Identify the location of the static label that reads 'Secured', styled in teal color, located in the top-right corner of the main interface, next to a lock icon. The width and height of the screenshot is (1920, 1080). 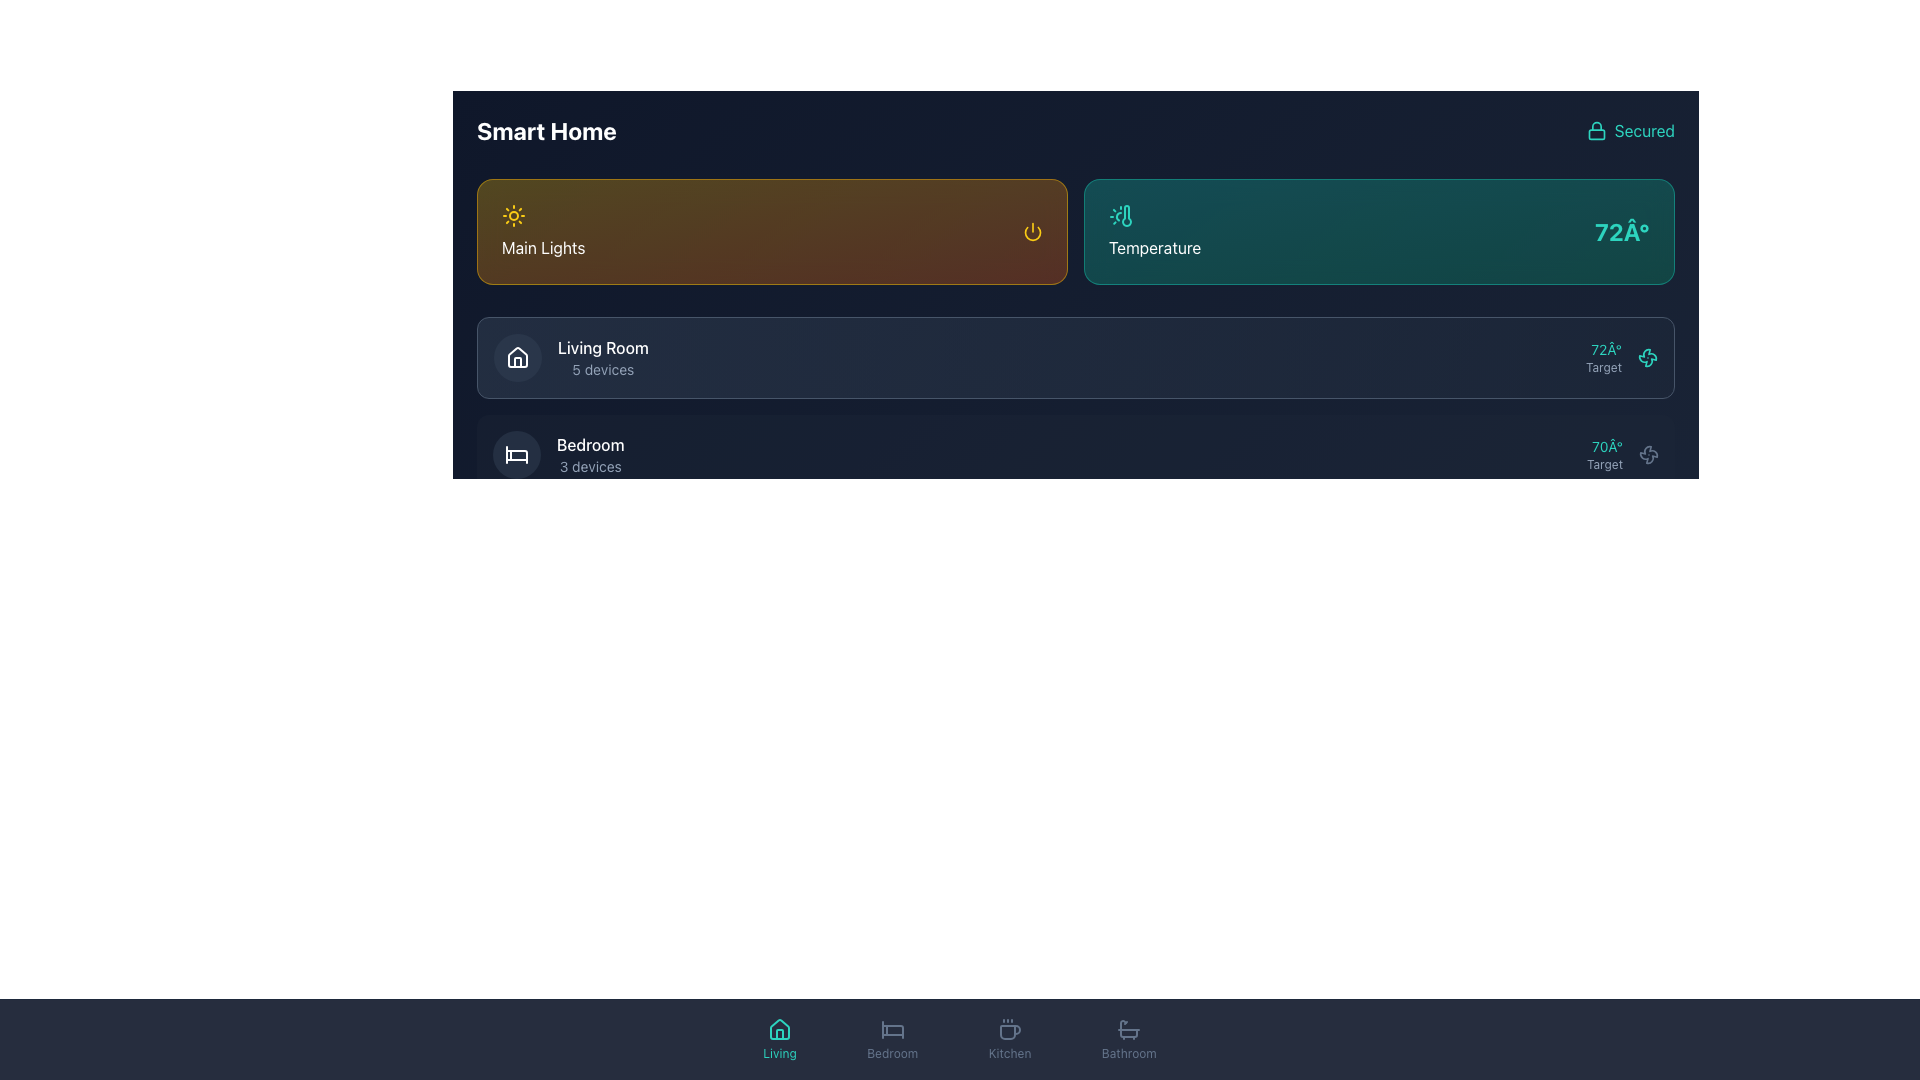
(1644, 131).